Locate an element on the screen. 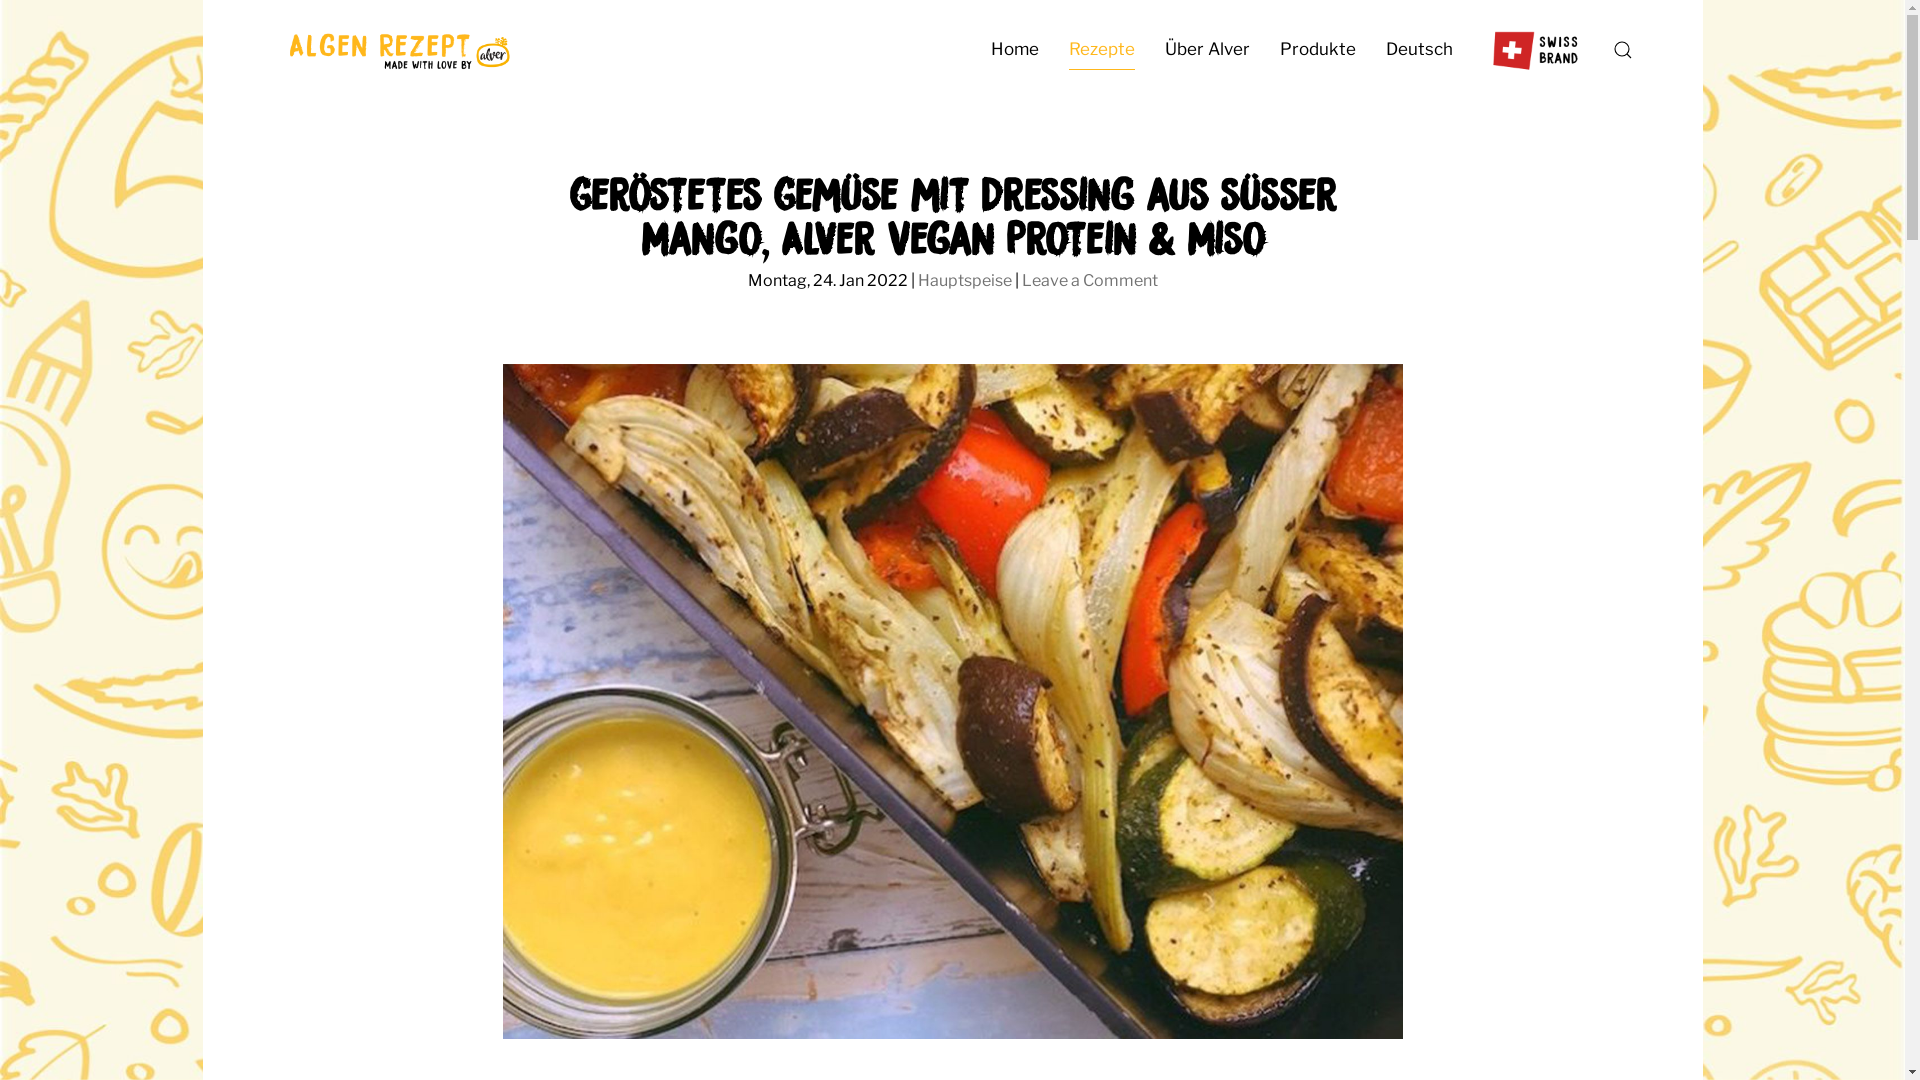 The width and height of the screenshot is (1920, 1080). 'Deutsch' is located at coordinates (1417, 49).